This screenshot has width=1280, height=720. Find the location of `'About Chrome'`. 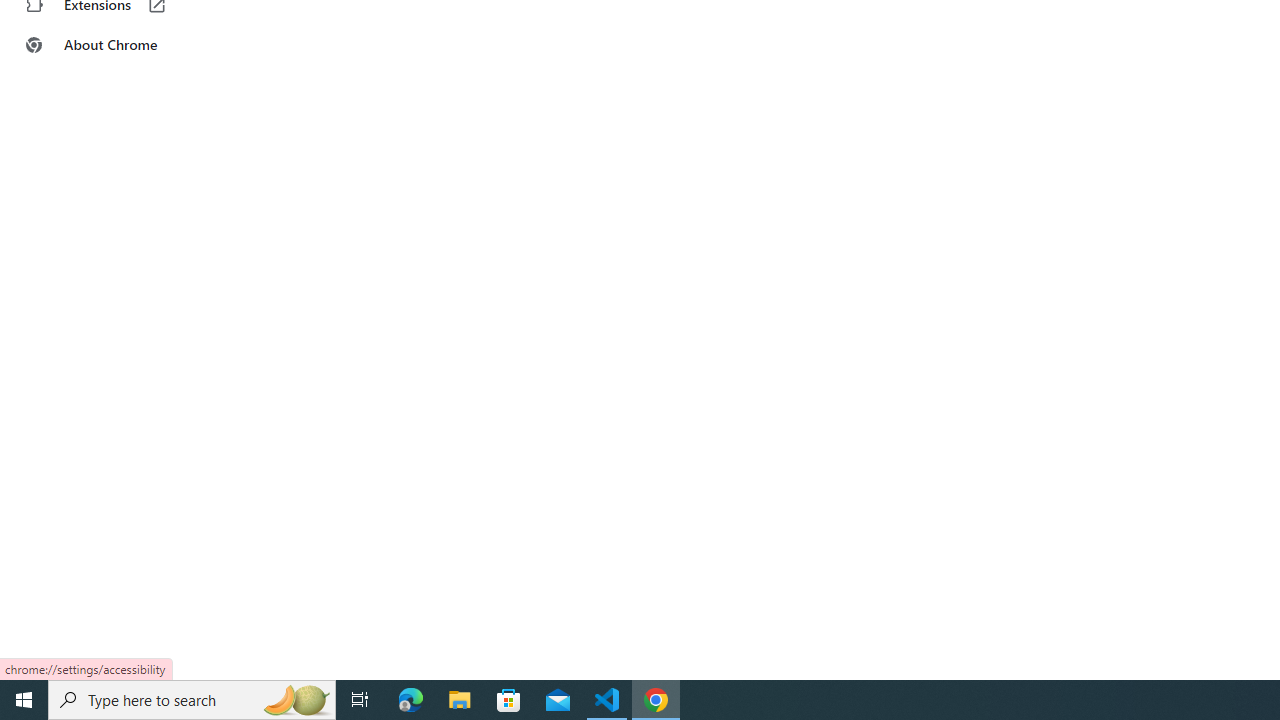

'About Chrome' is located at coordinates (123, 45).